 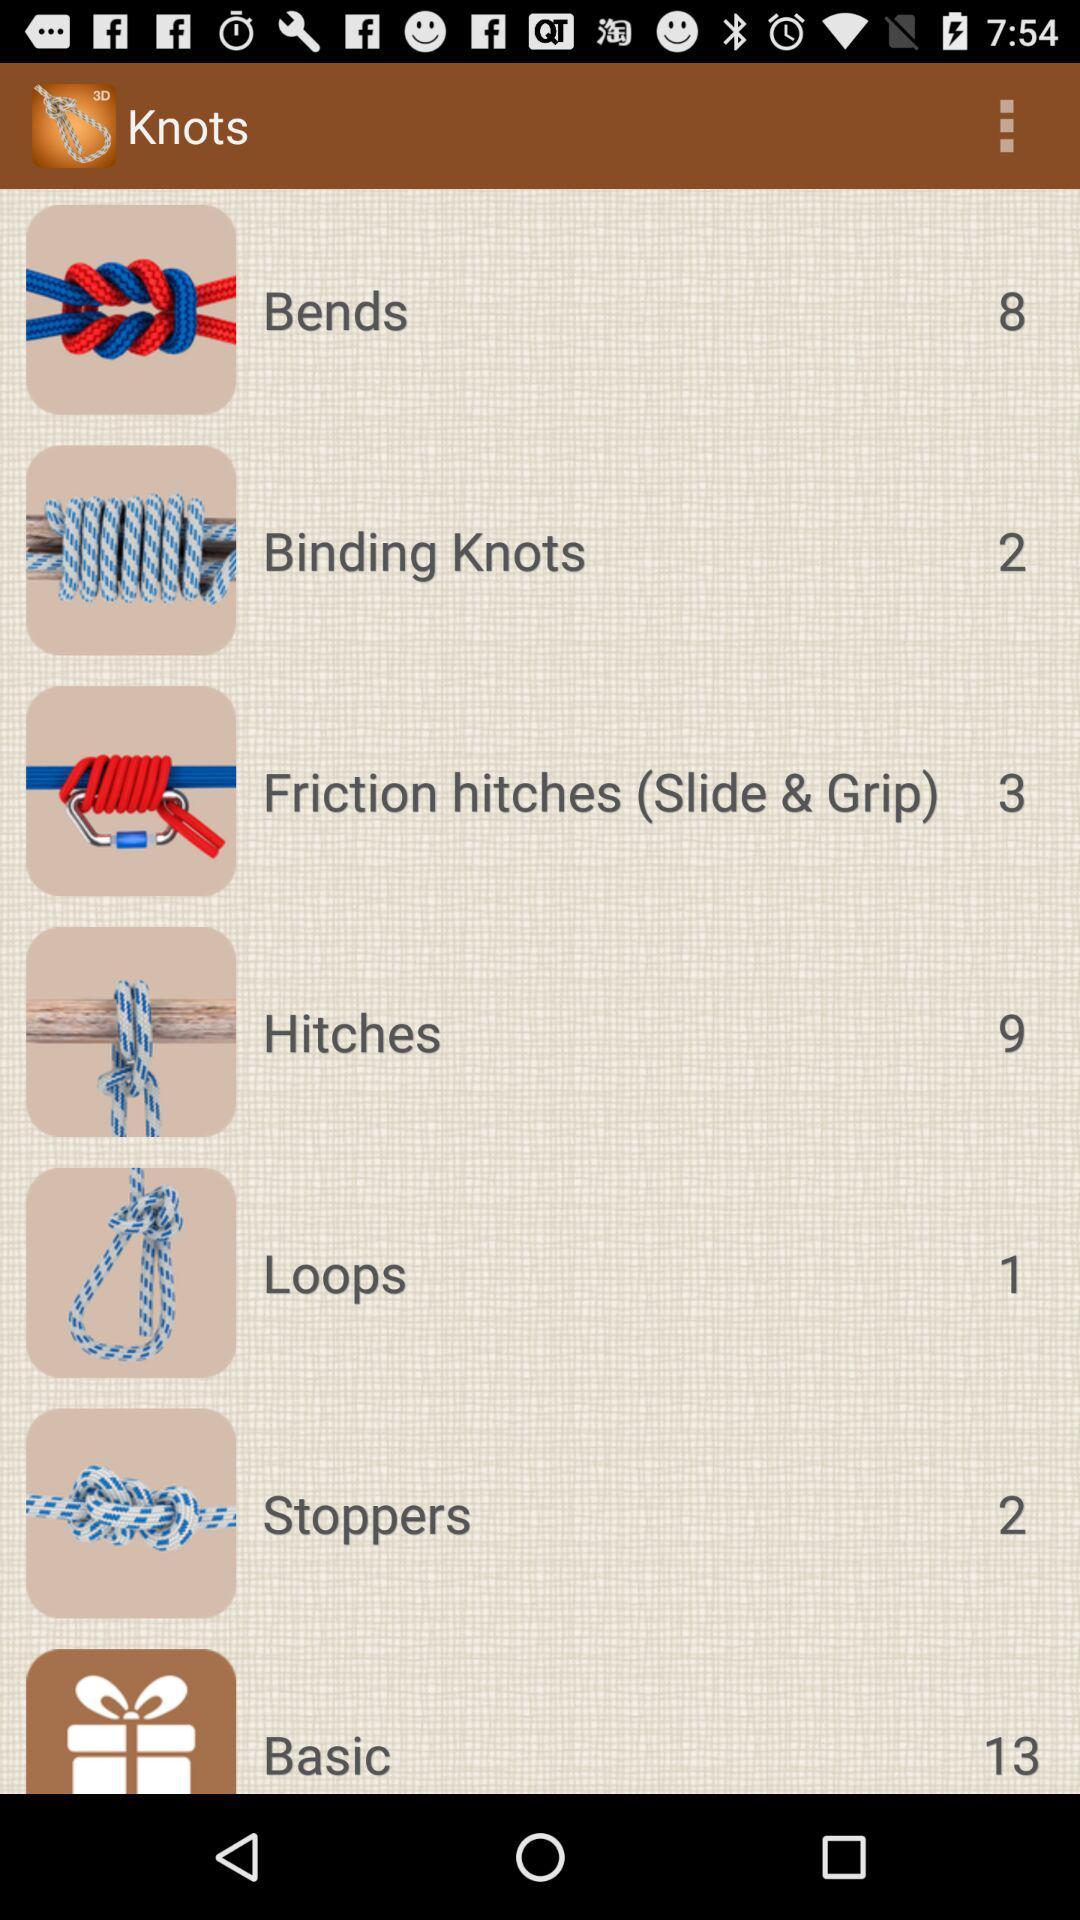 I want to click on item next to basic icon, so click(x=1011, y=1720).